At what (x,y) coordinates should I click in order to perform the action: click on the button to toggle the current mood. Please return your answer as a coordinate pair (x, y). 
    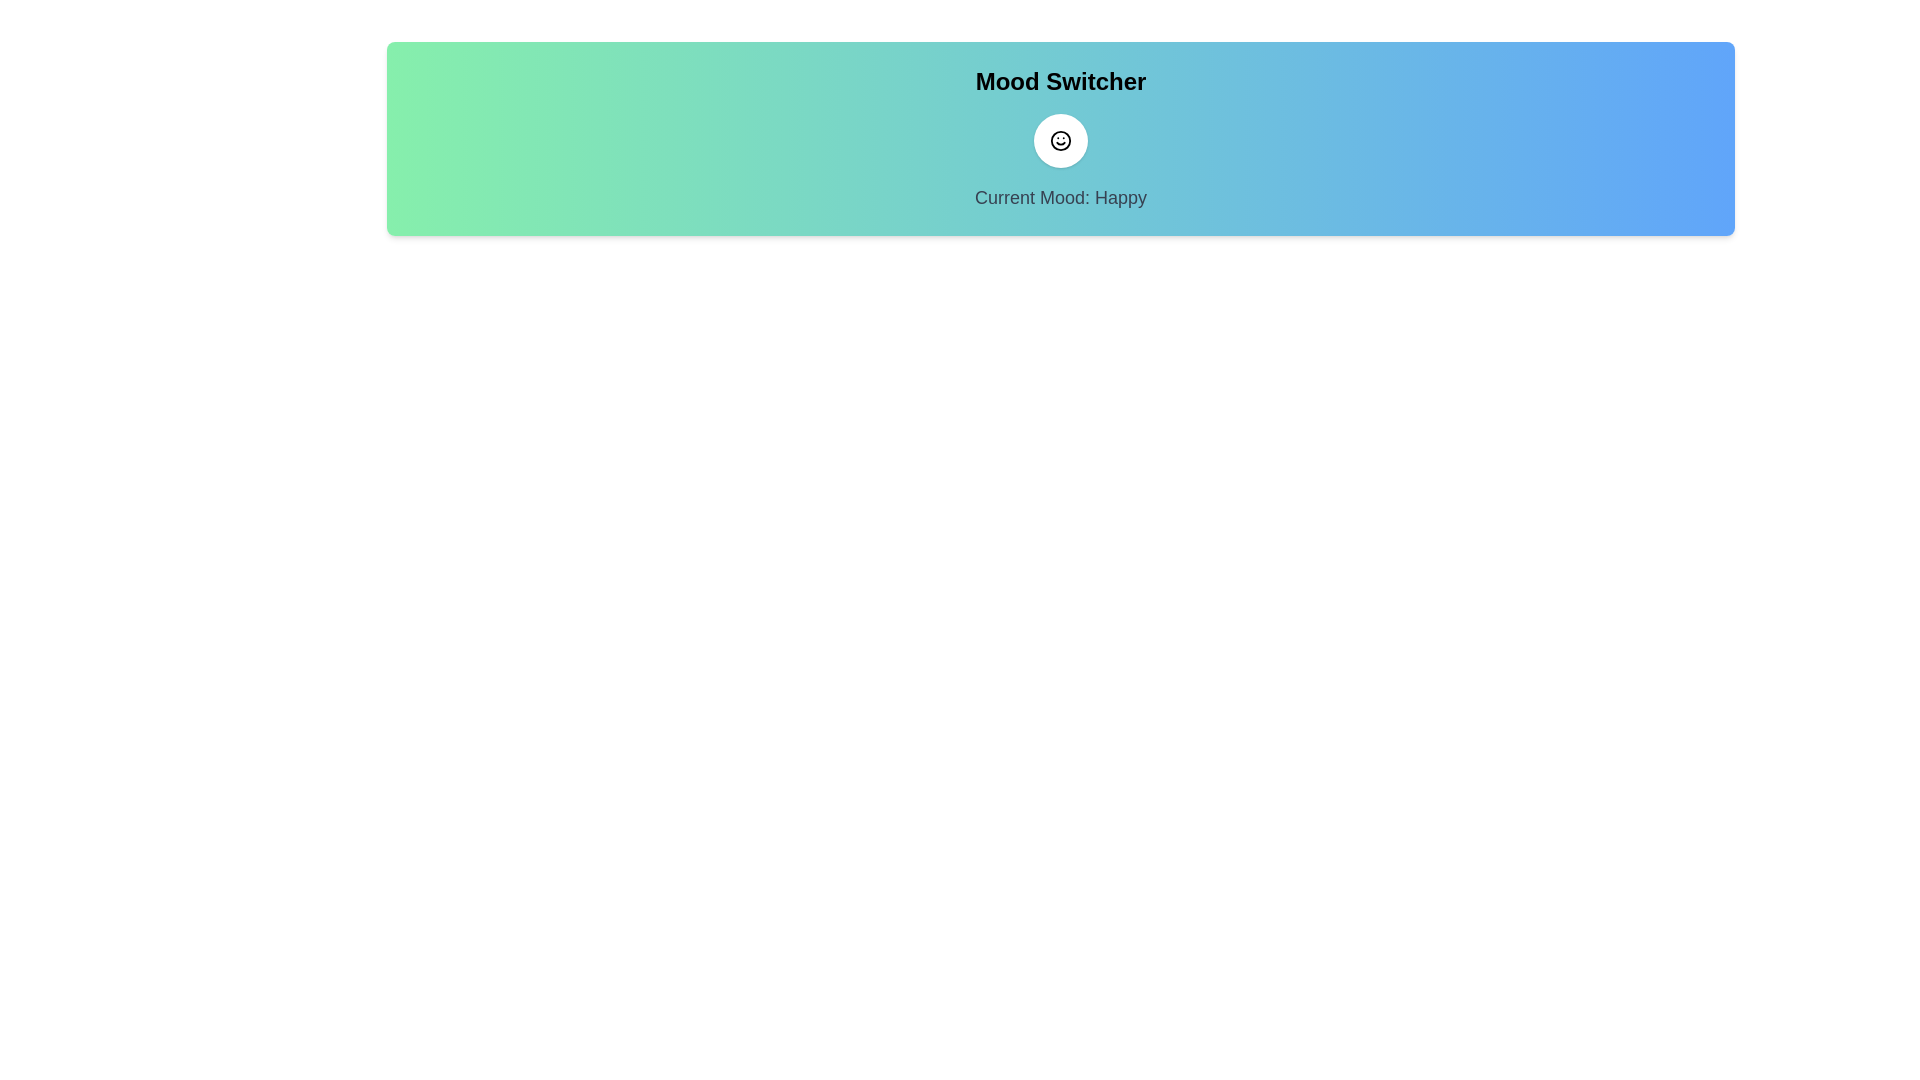
    Looking at the image, I should click on (1059, 140).